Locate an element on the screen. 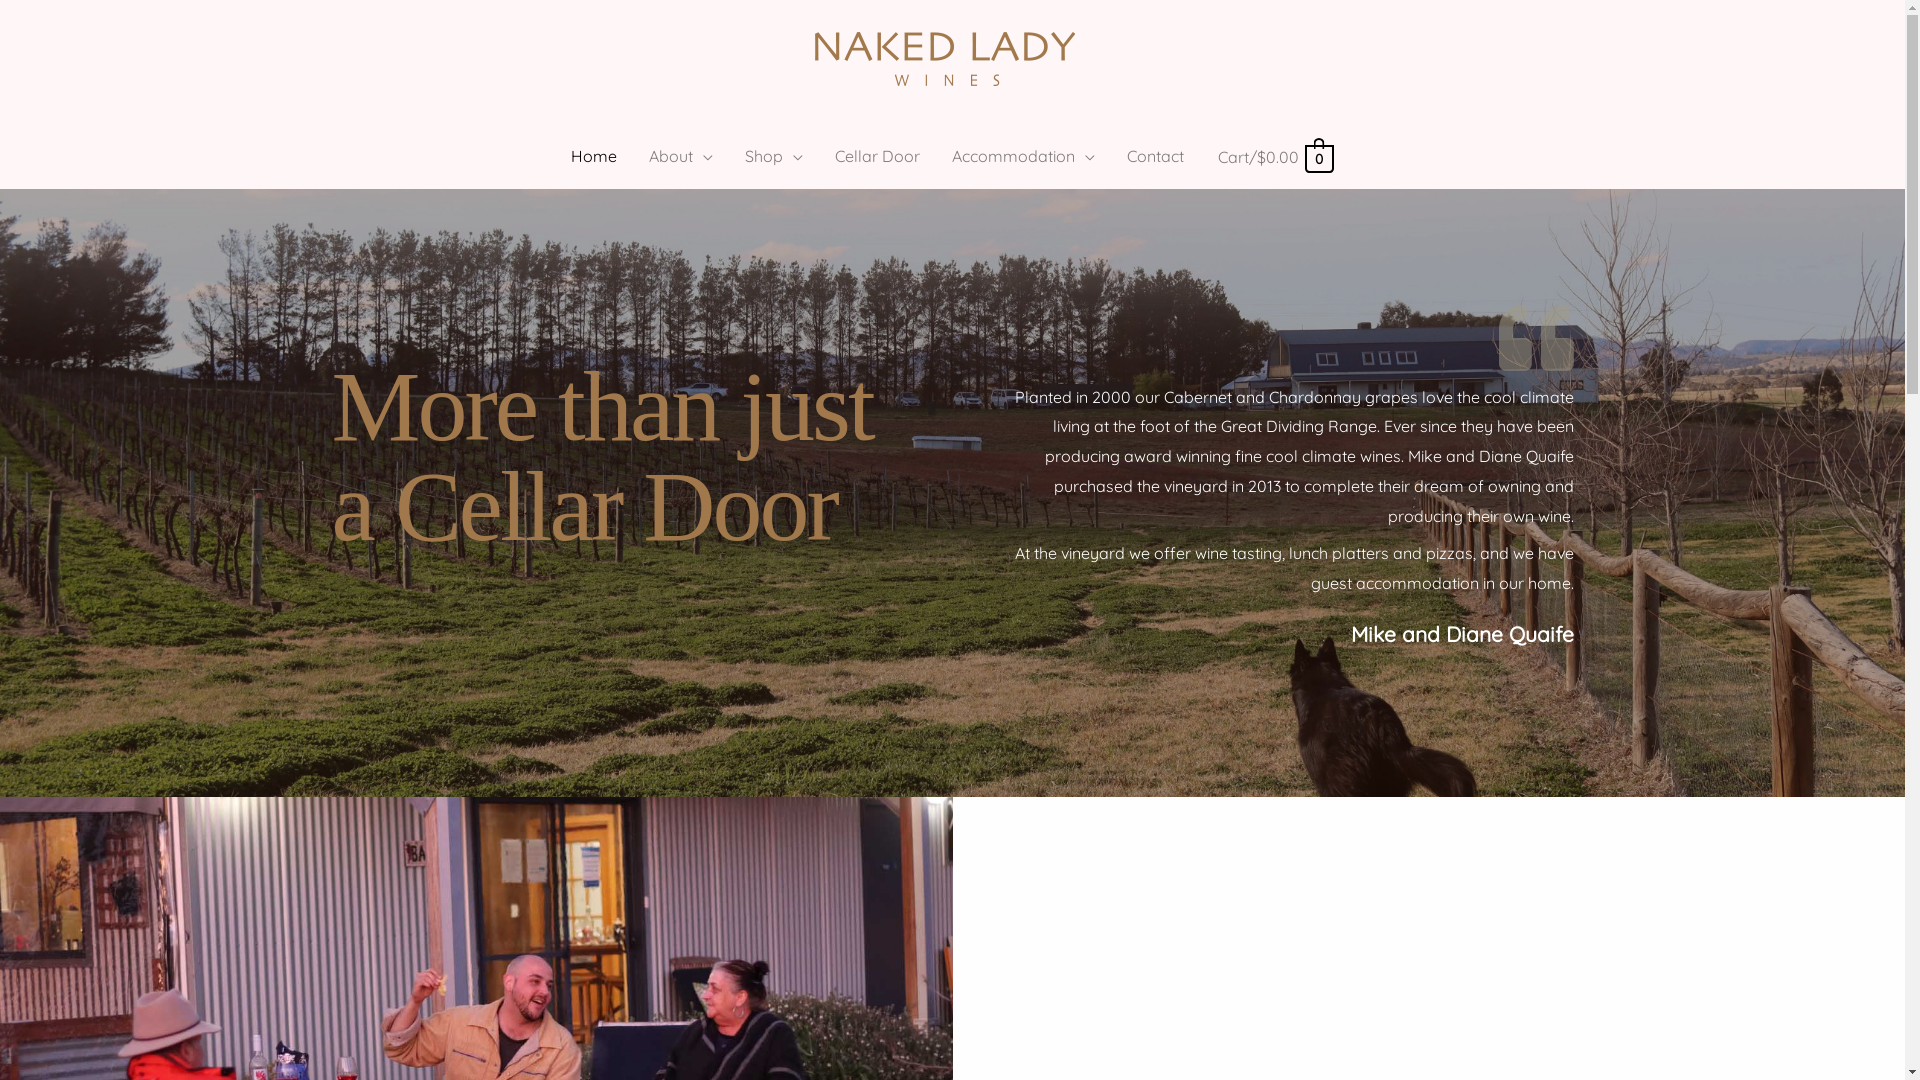 Image resolution: width=1920 pixels, height=1080 pixels. 'About' is located at coordinates (681, 154).